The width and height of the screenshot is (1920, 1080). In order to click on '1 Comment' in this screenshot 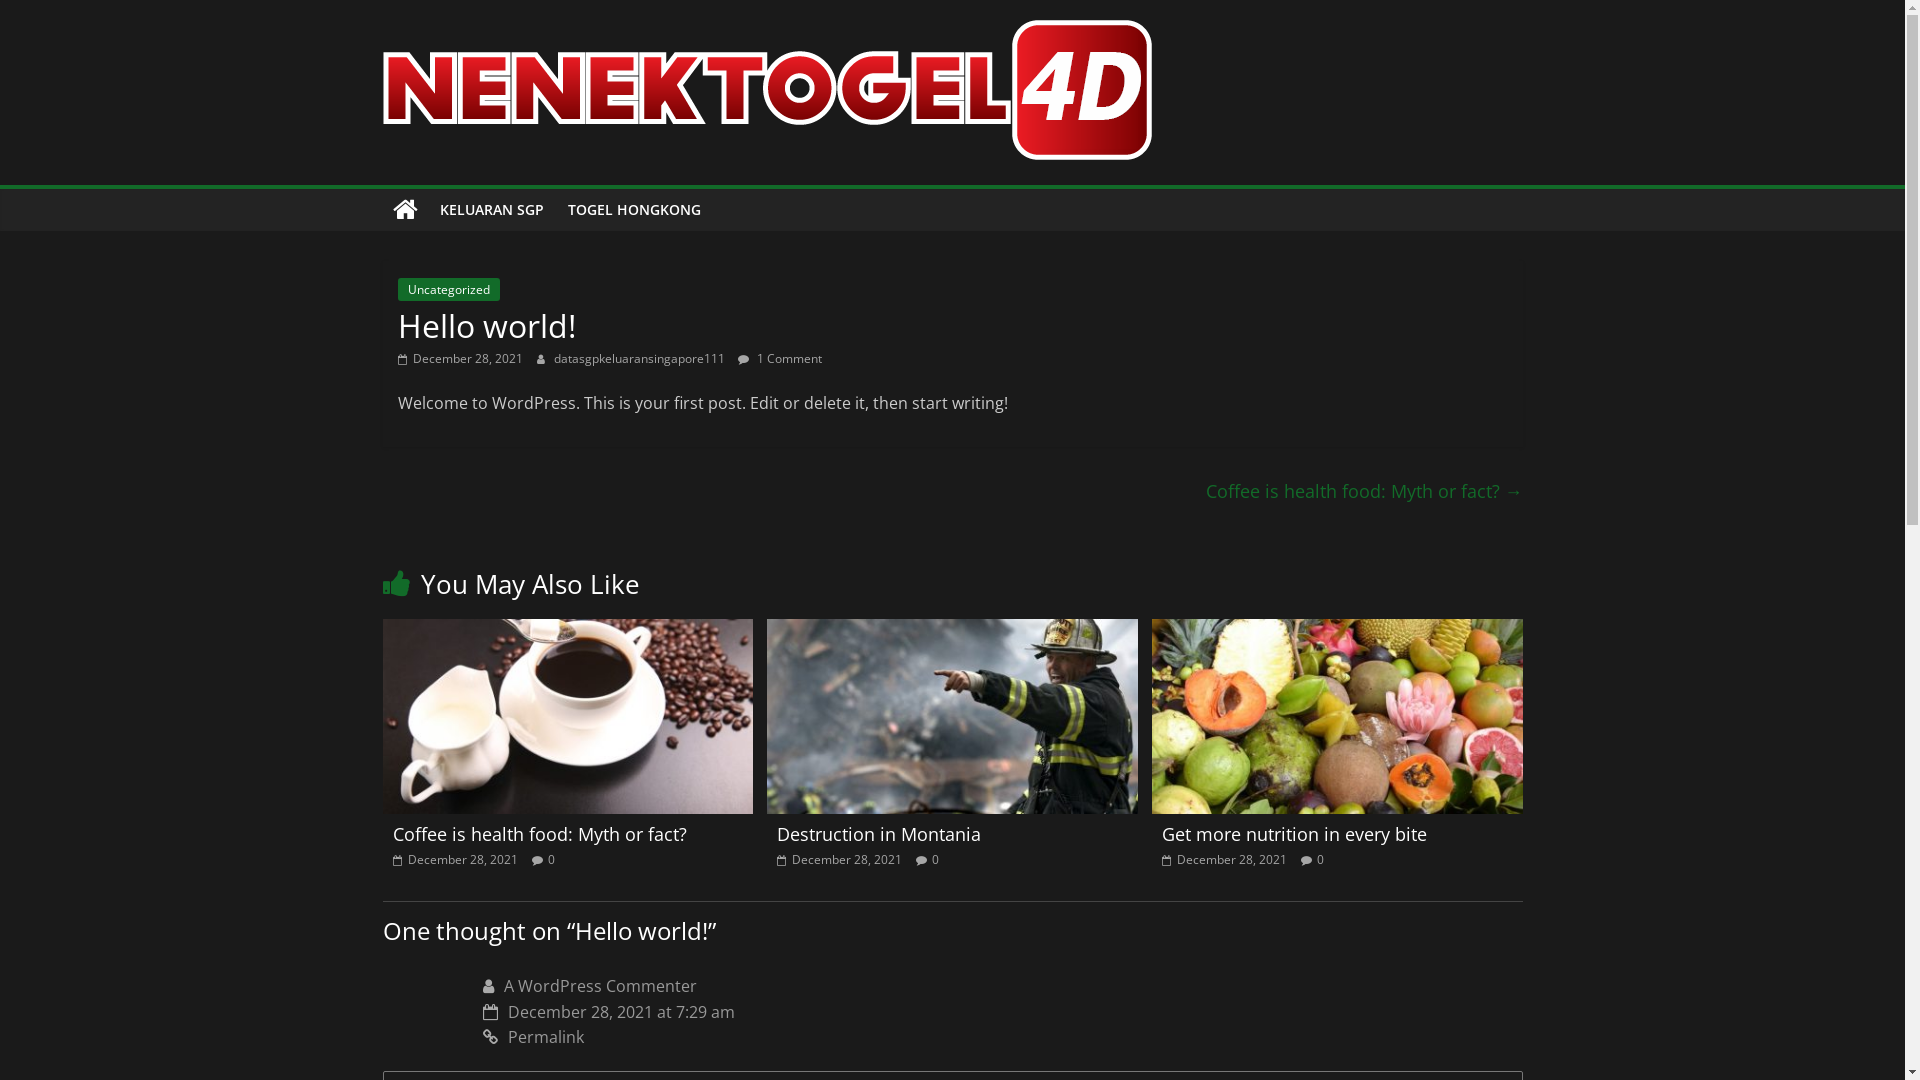, I will do `click(778, 357)`.